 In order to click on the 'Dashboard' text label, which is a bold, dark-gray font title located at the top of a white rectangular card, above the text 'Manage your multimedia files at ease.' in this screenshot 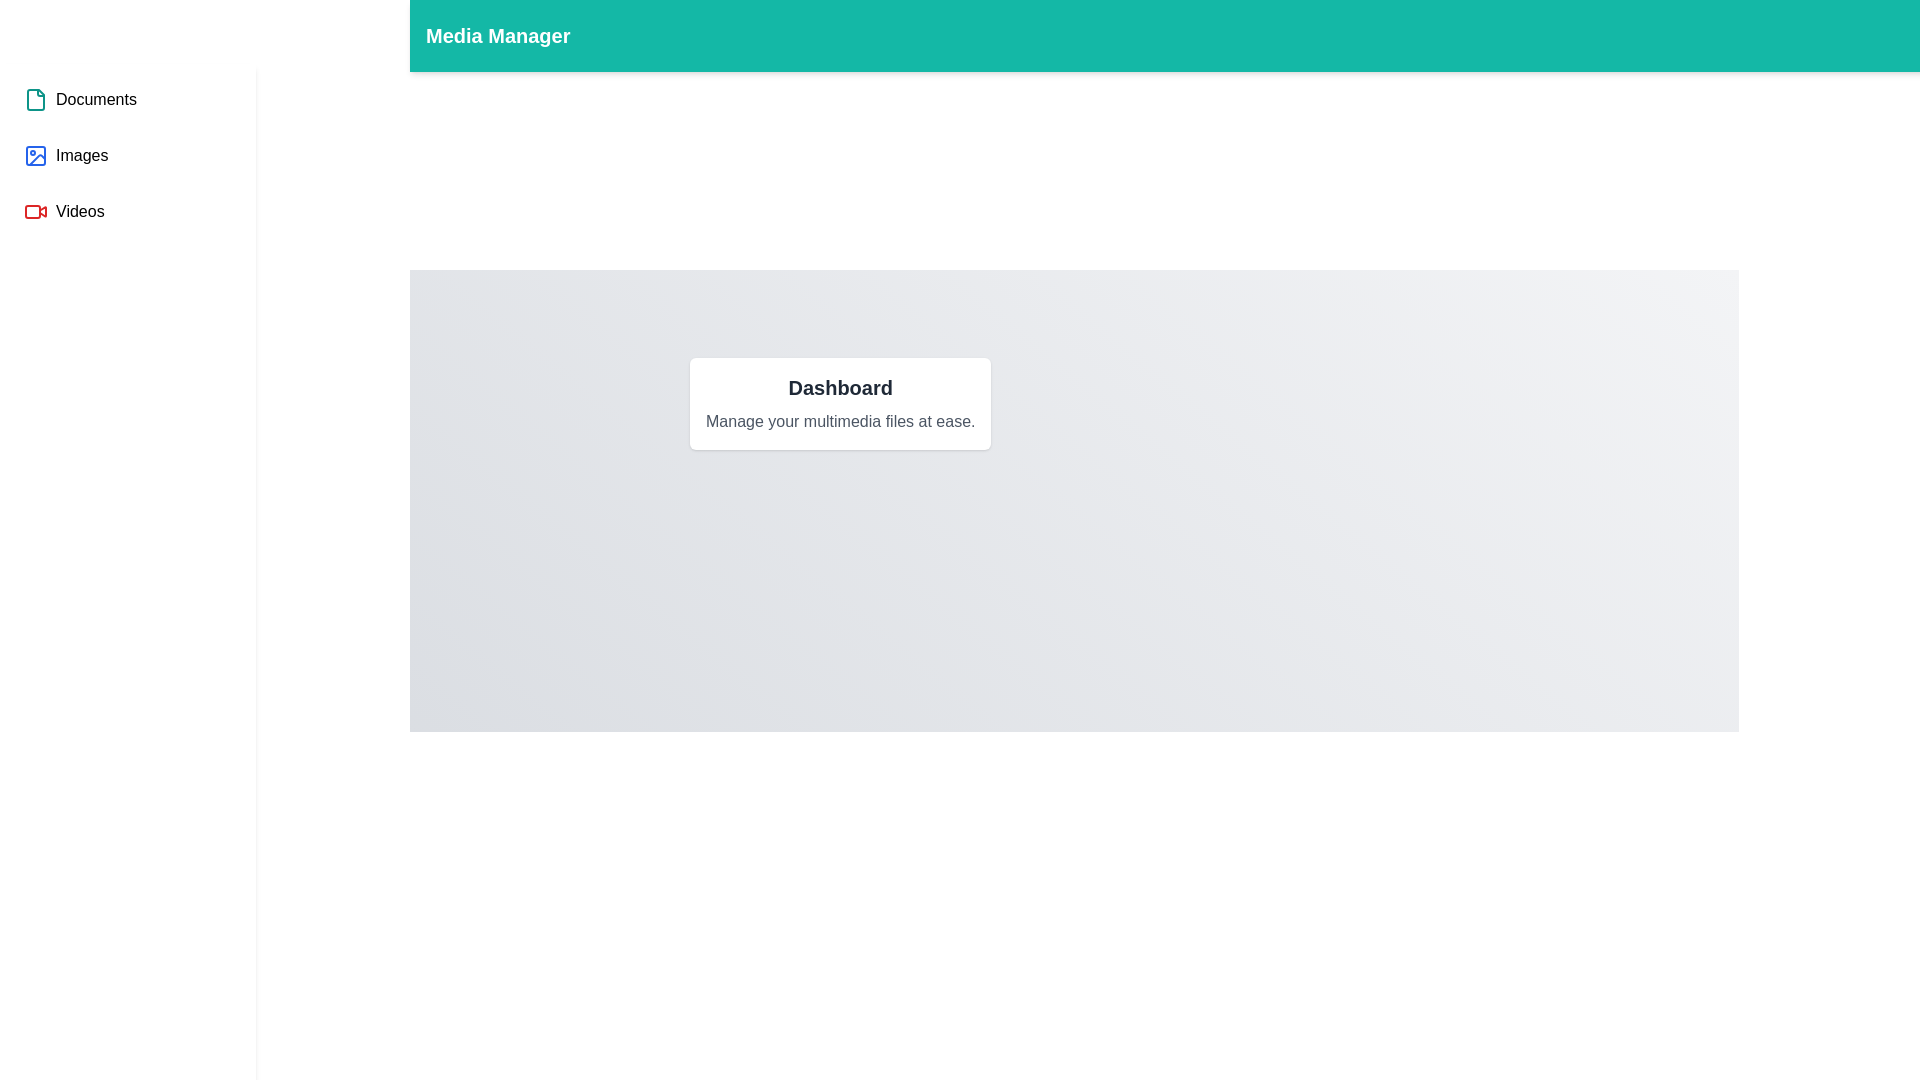, I will do `click(840, 388)`.